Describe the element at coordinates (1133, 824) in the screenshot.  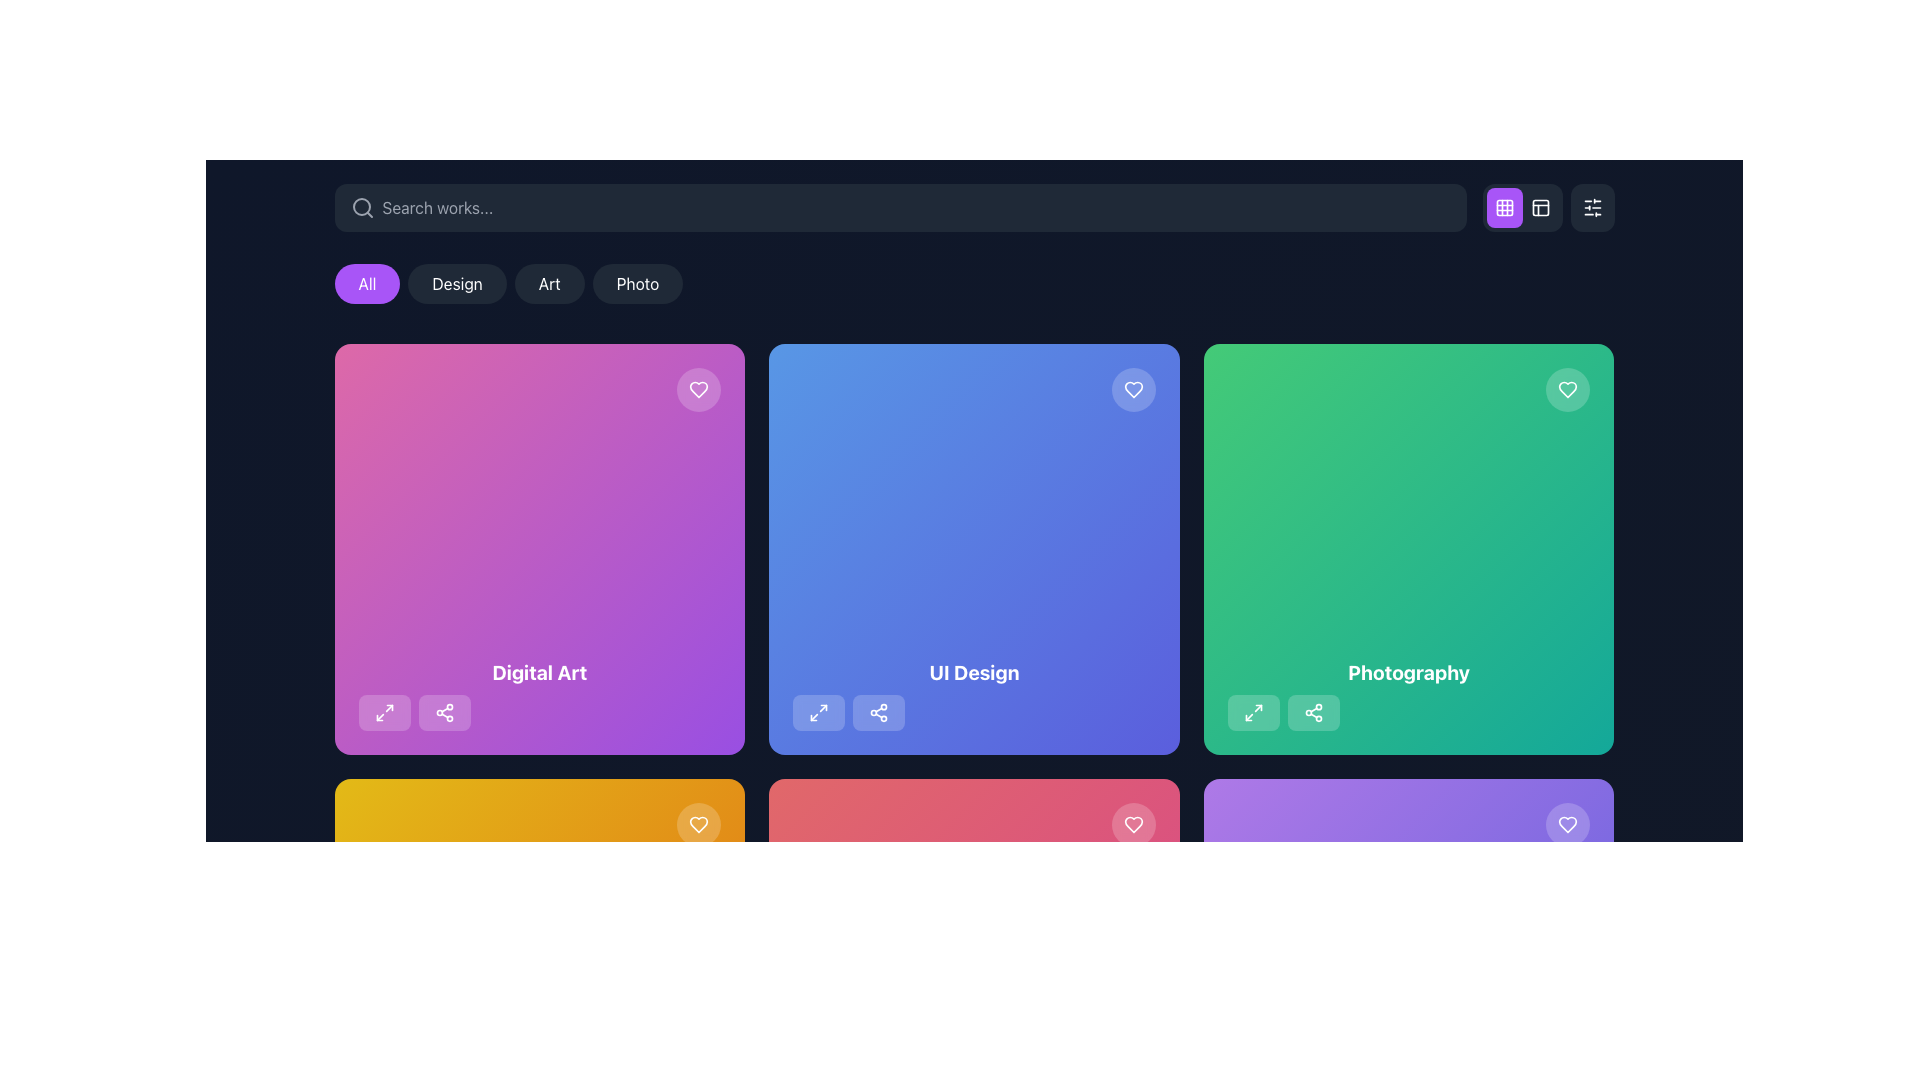
I see `the unique heart icon button located in the bottom-right corner of the red rectangular tile to like or favorite the item` at that location.